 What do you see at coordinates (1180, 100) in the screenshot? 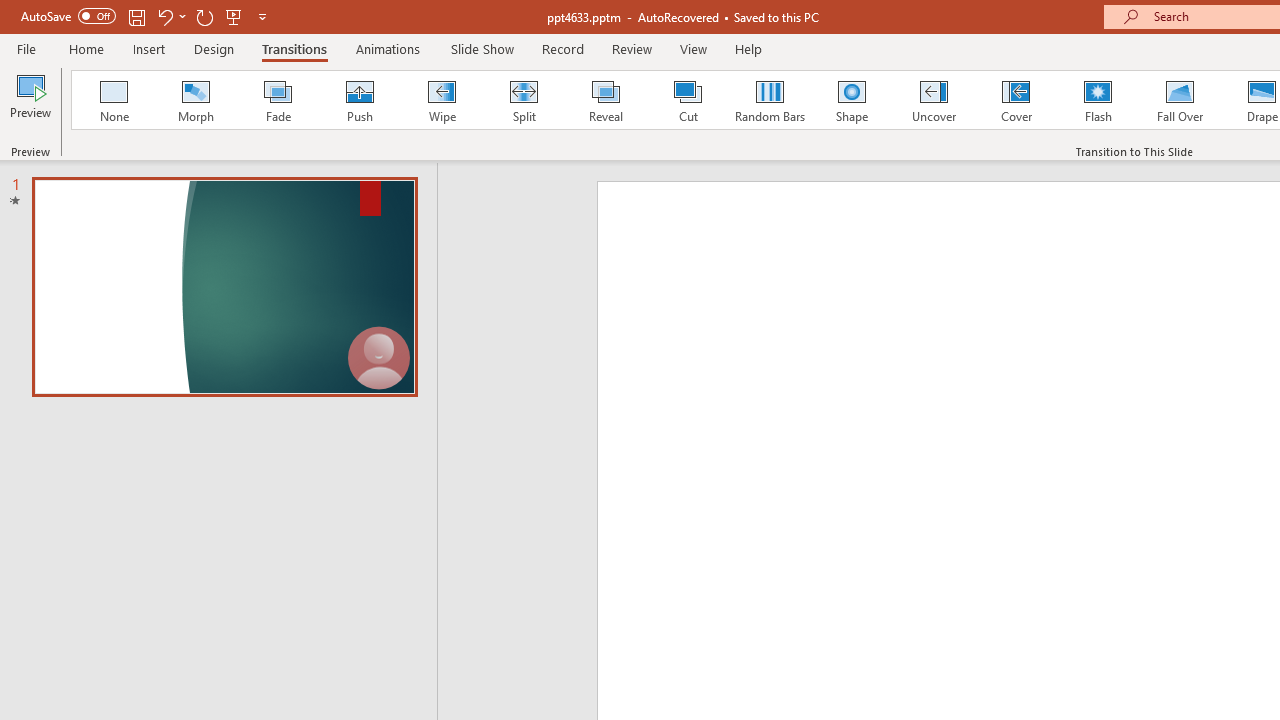
I see `'Fall Over'` at bounding box center [1180, 100].